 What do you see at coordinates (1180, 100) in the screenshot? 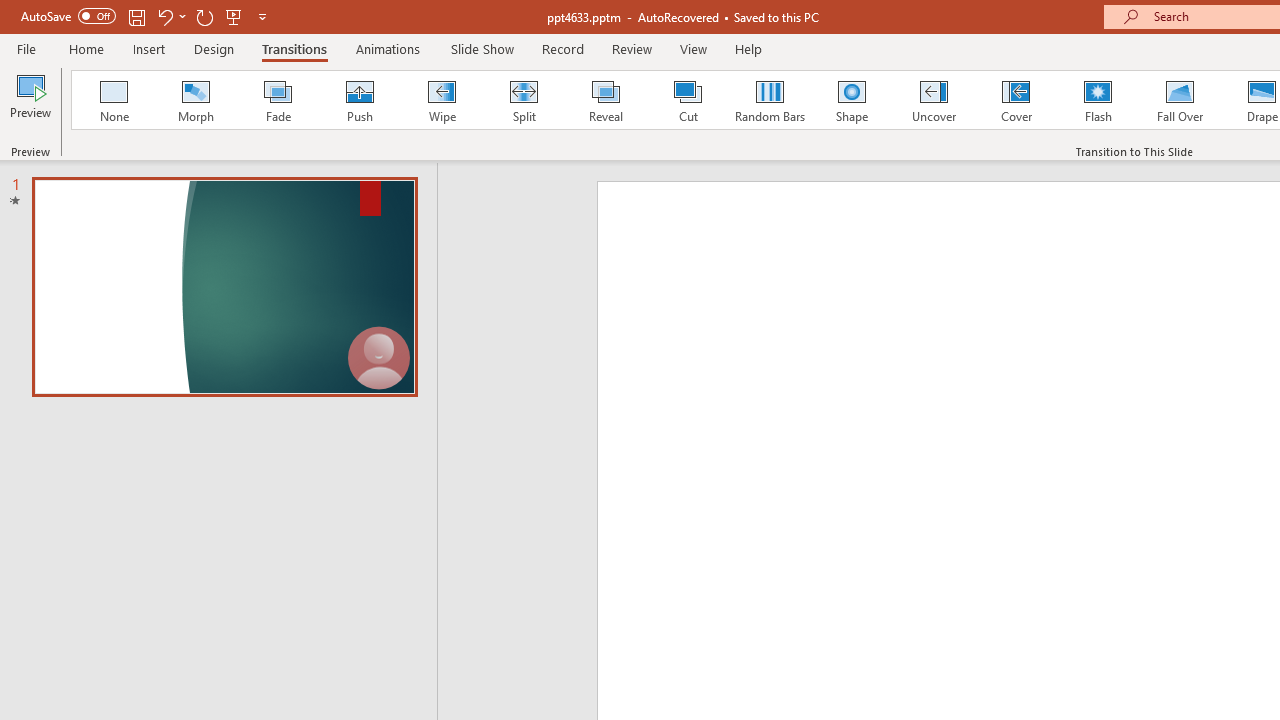
I see `'Fall Over'` at bounding box center [1180, 100].